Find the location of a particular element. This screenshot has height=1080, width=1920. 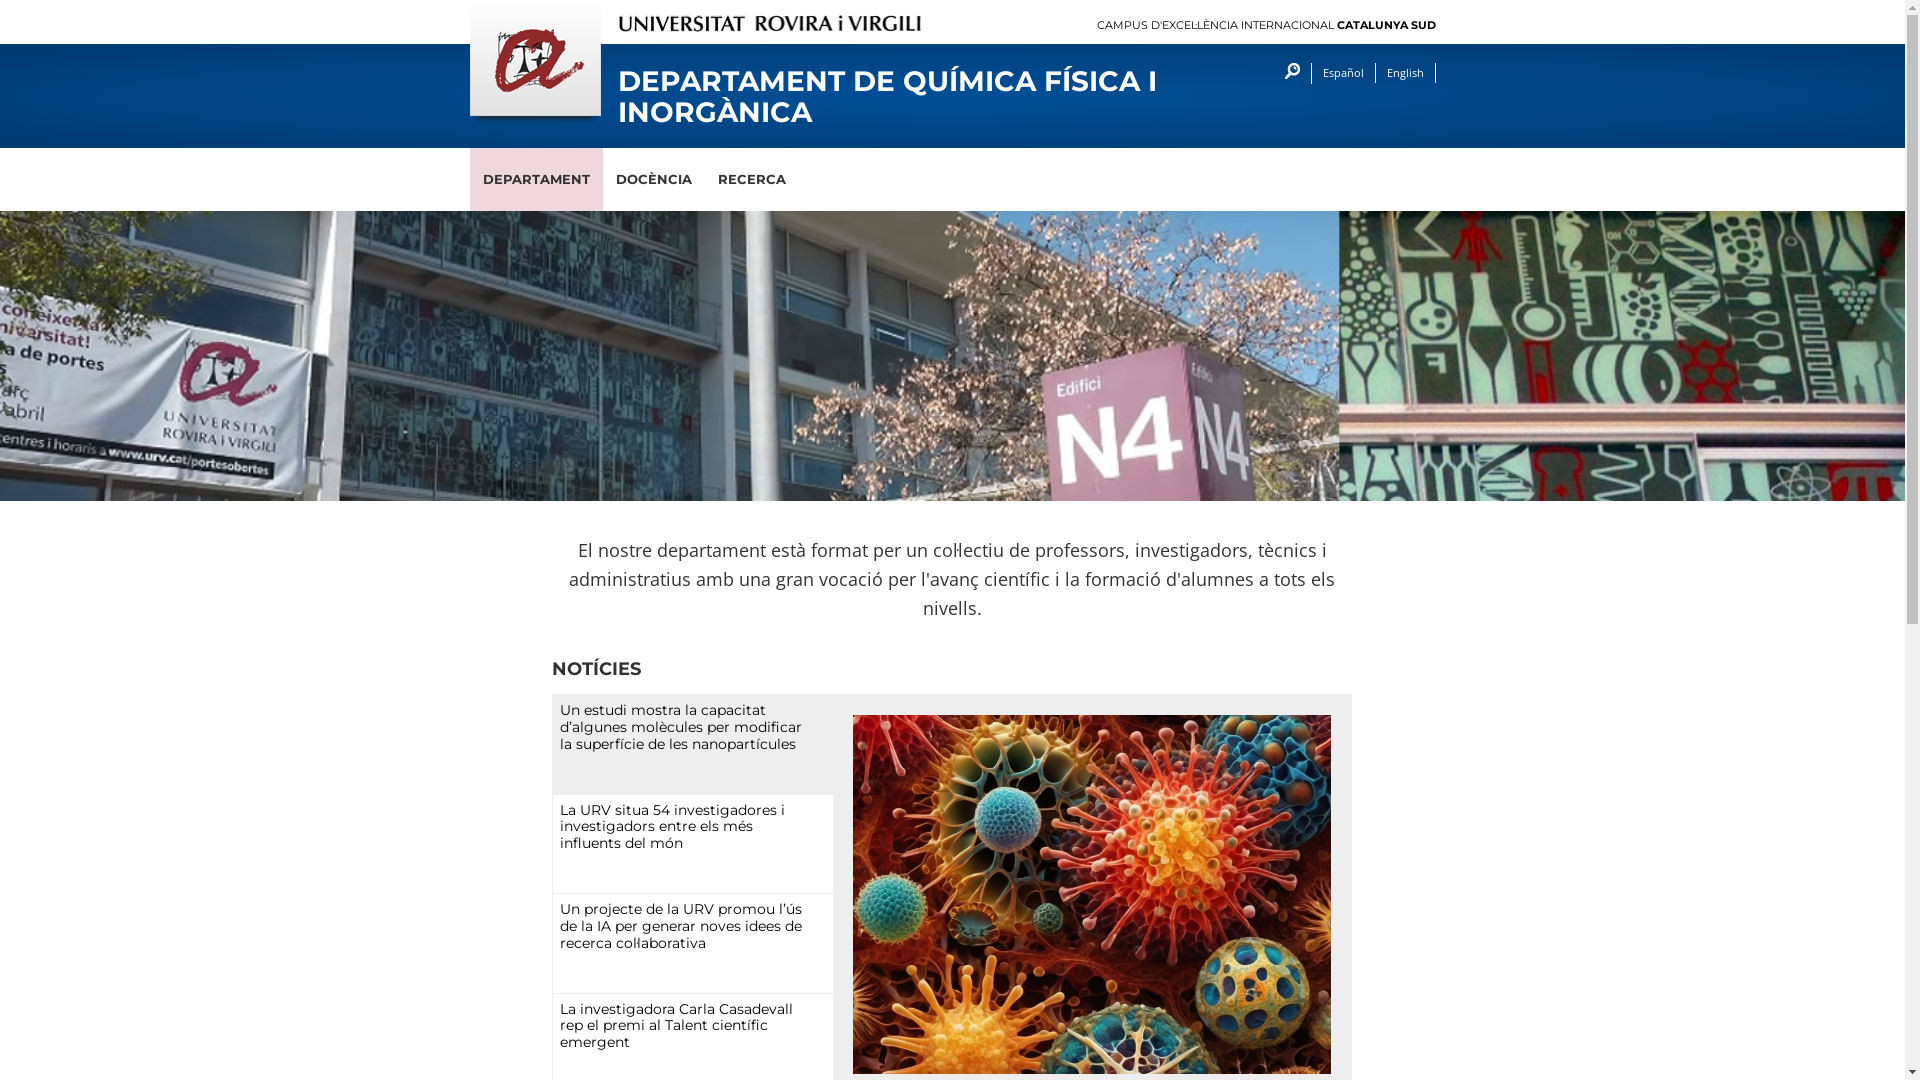

'RECERCA' is located at coordinates (749, 178).